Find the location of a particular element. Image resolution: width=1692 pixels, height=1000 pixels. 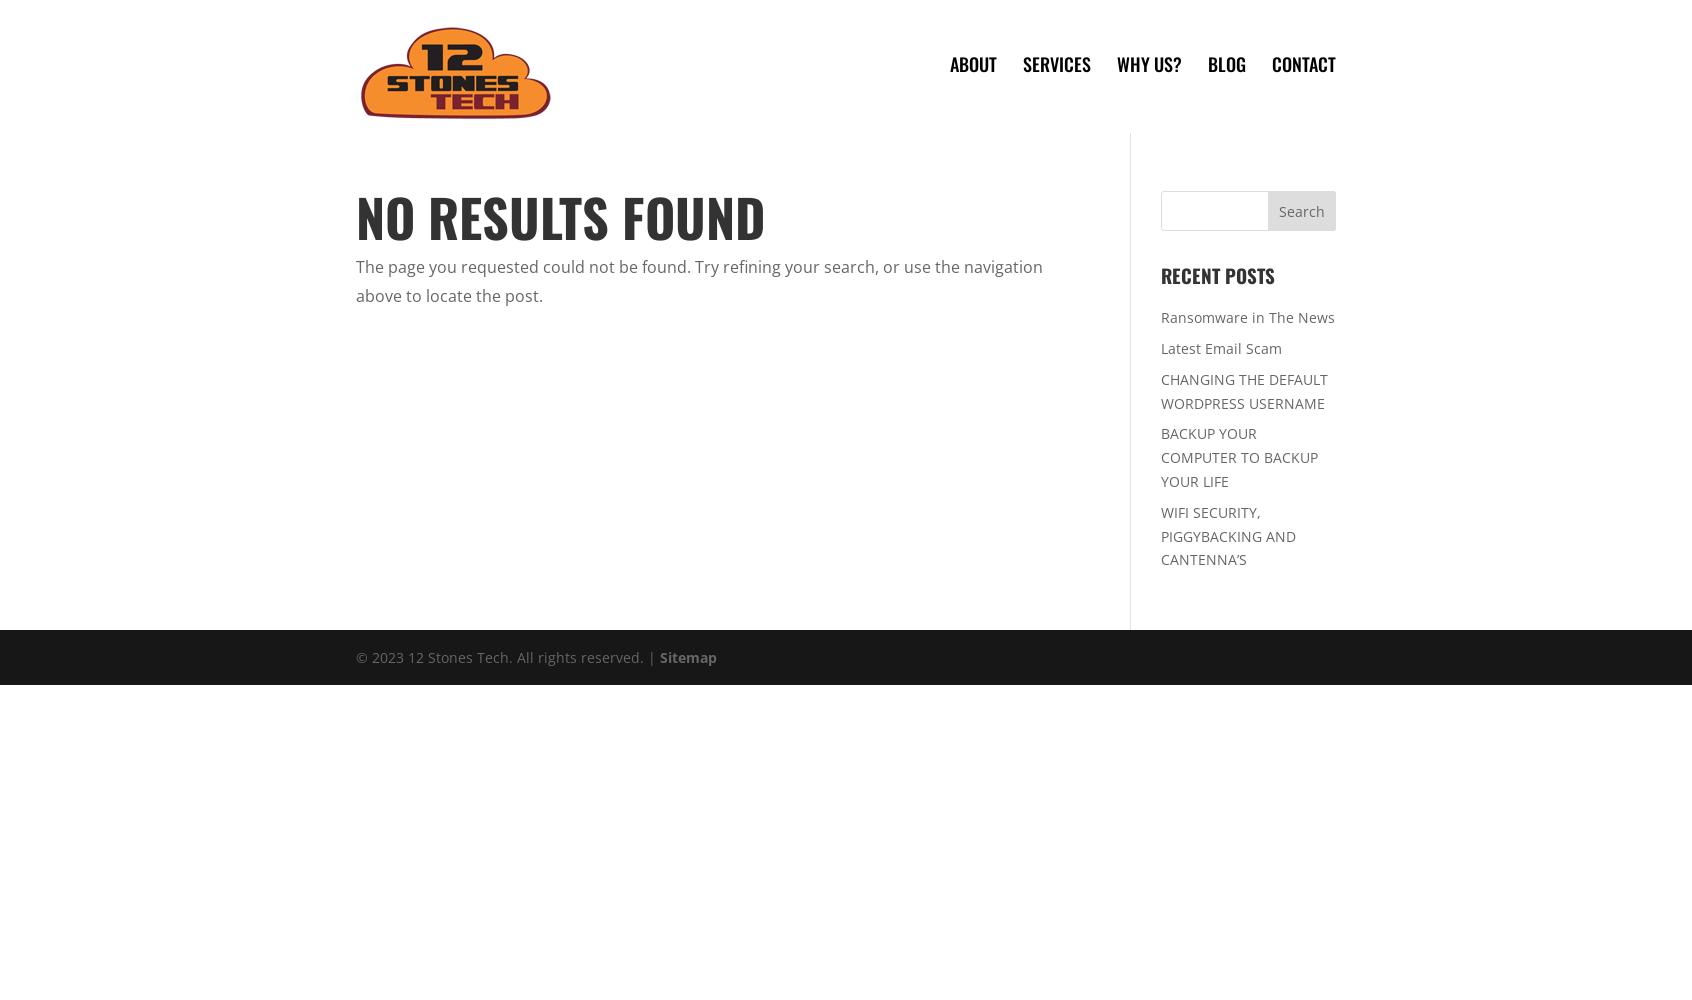

'Services' is located at coordinates (1055, 63).